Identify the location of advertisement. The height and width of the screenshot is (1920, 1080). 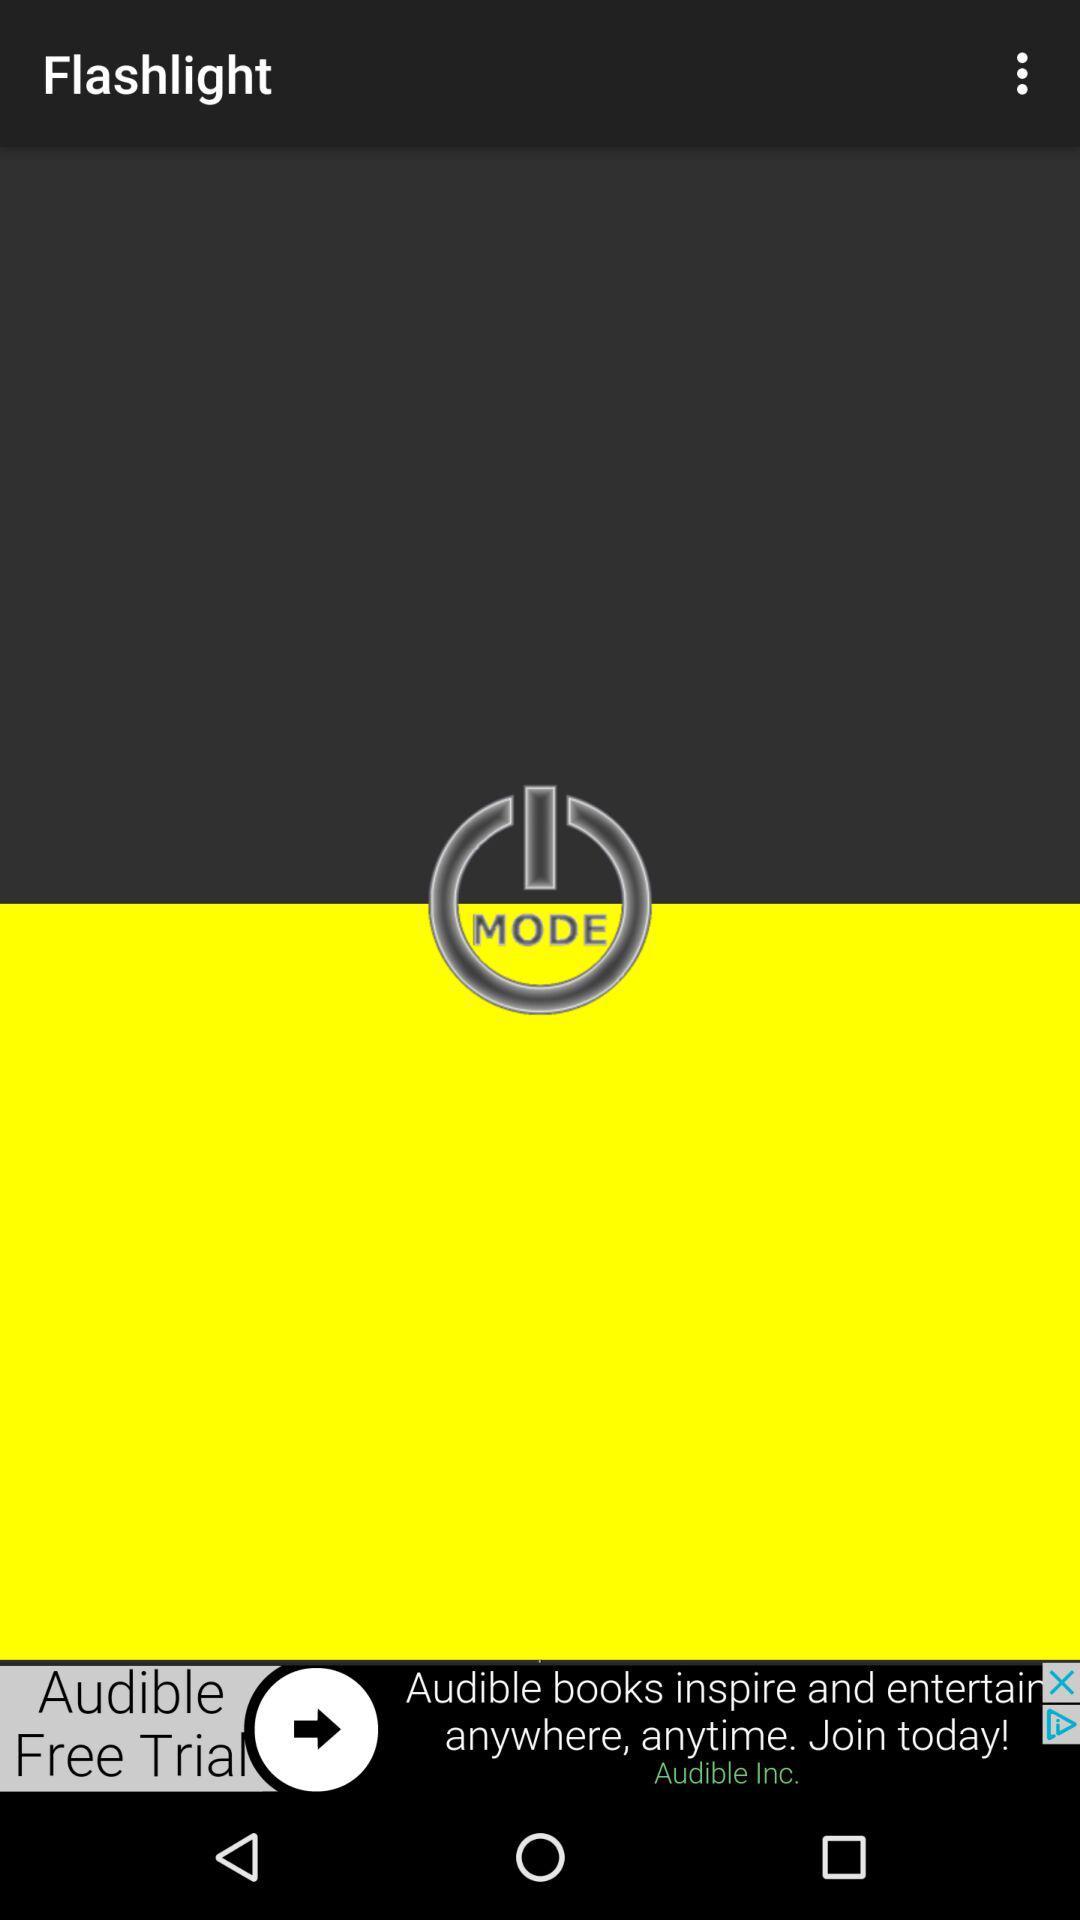
(540, 1727).